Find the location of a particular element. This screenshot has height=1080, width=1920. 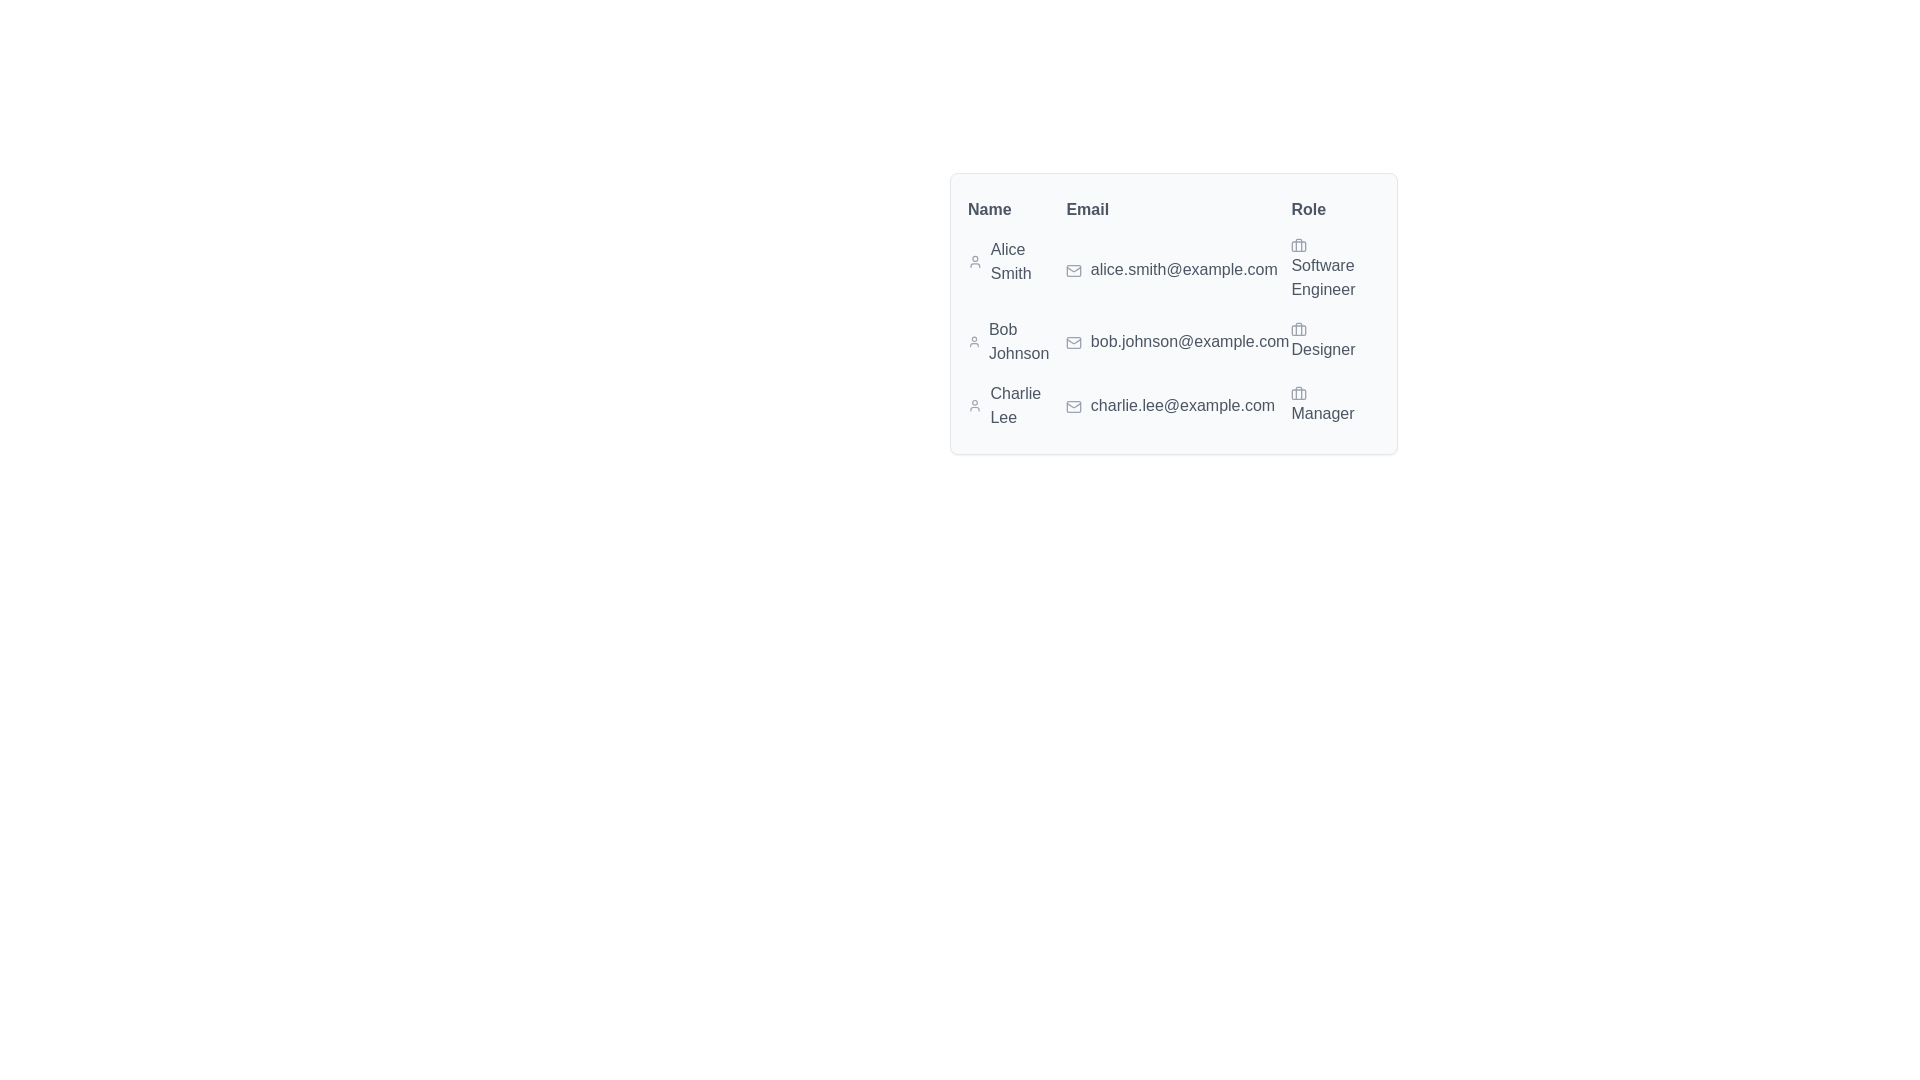

the static text element displaying 'Alice Smith' which is accompanied by a user silhouette icon, located in the first row of the table under the 'Name' column is located at coordinates (1016, 261).